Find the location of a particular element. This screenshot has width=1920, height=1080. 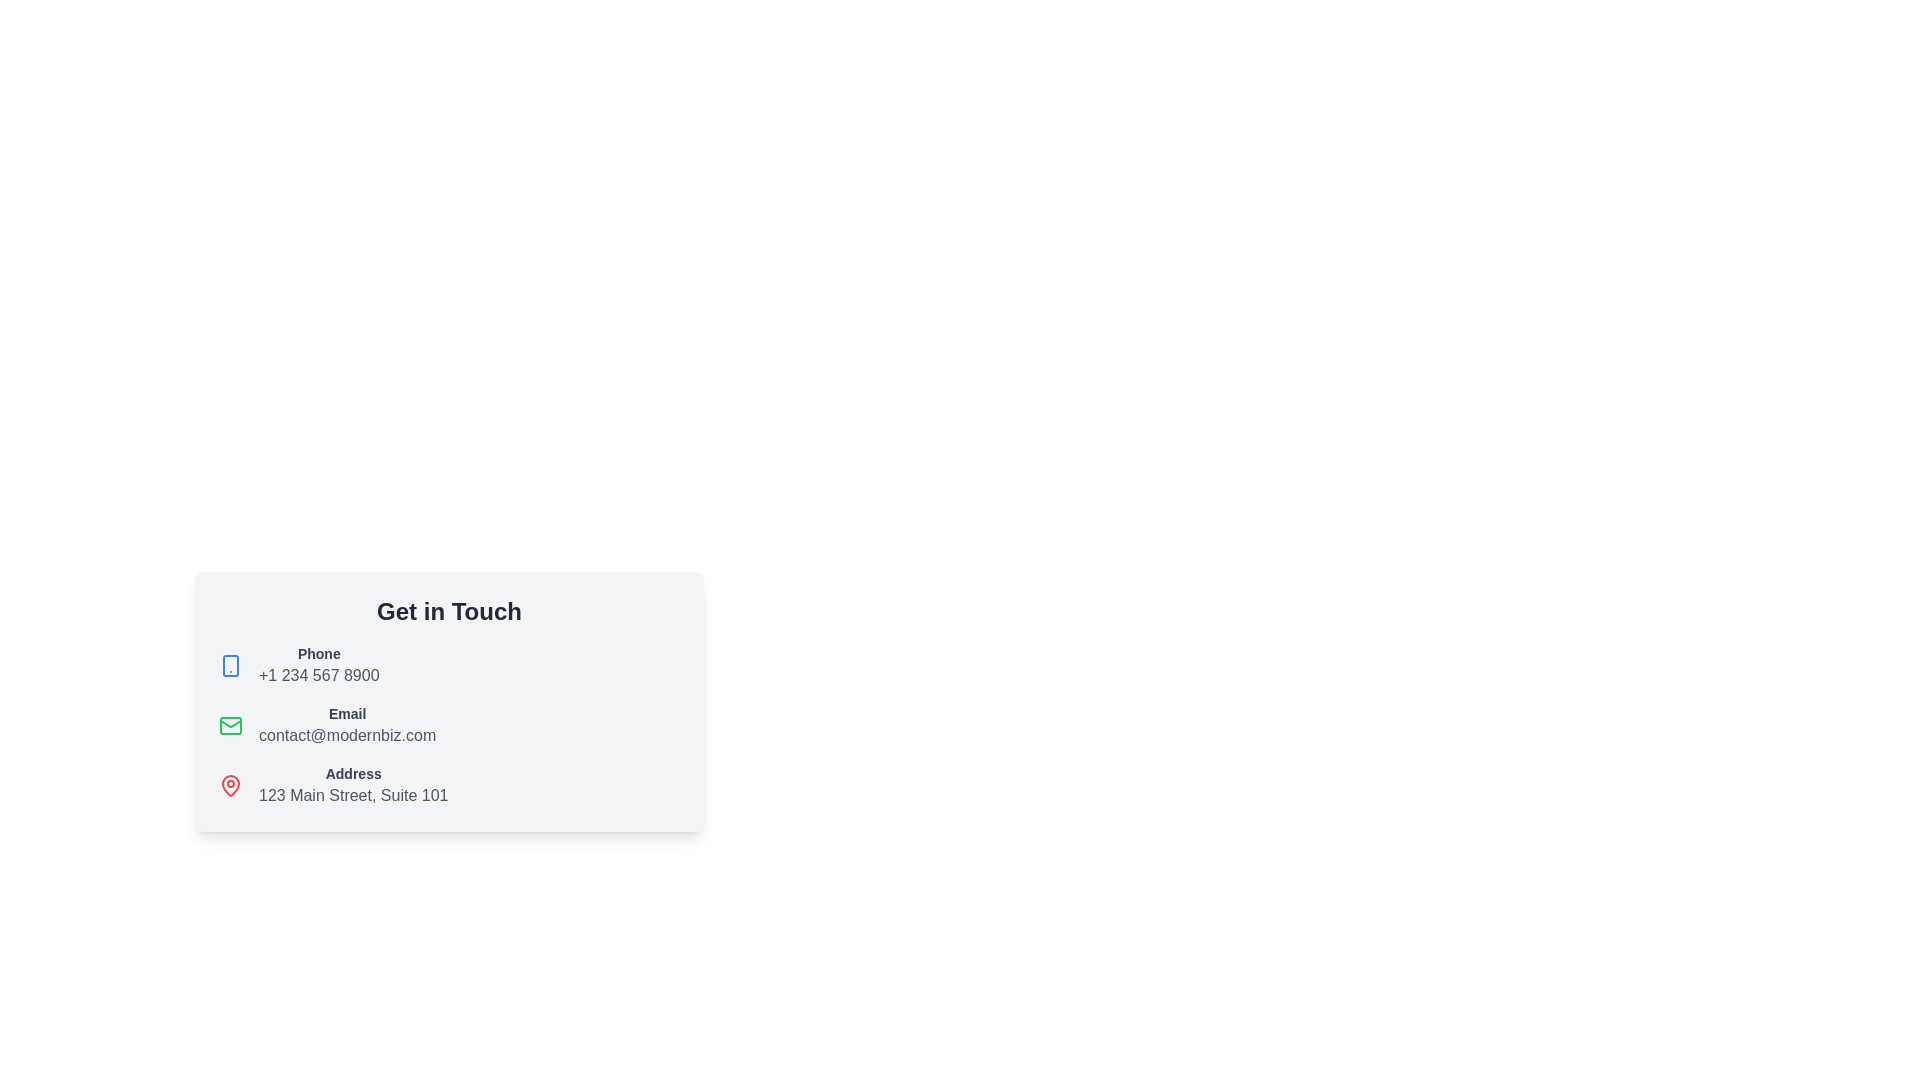

and drag is located at coordinates (347, 725).